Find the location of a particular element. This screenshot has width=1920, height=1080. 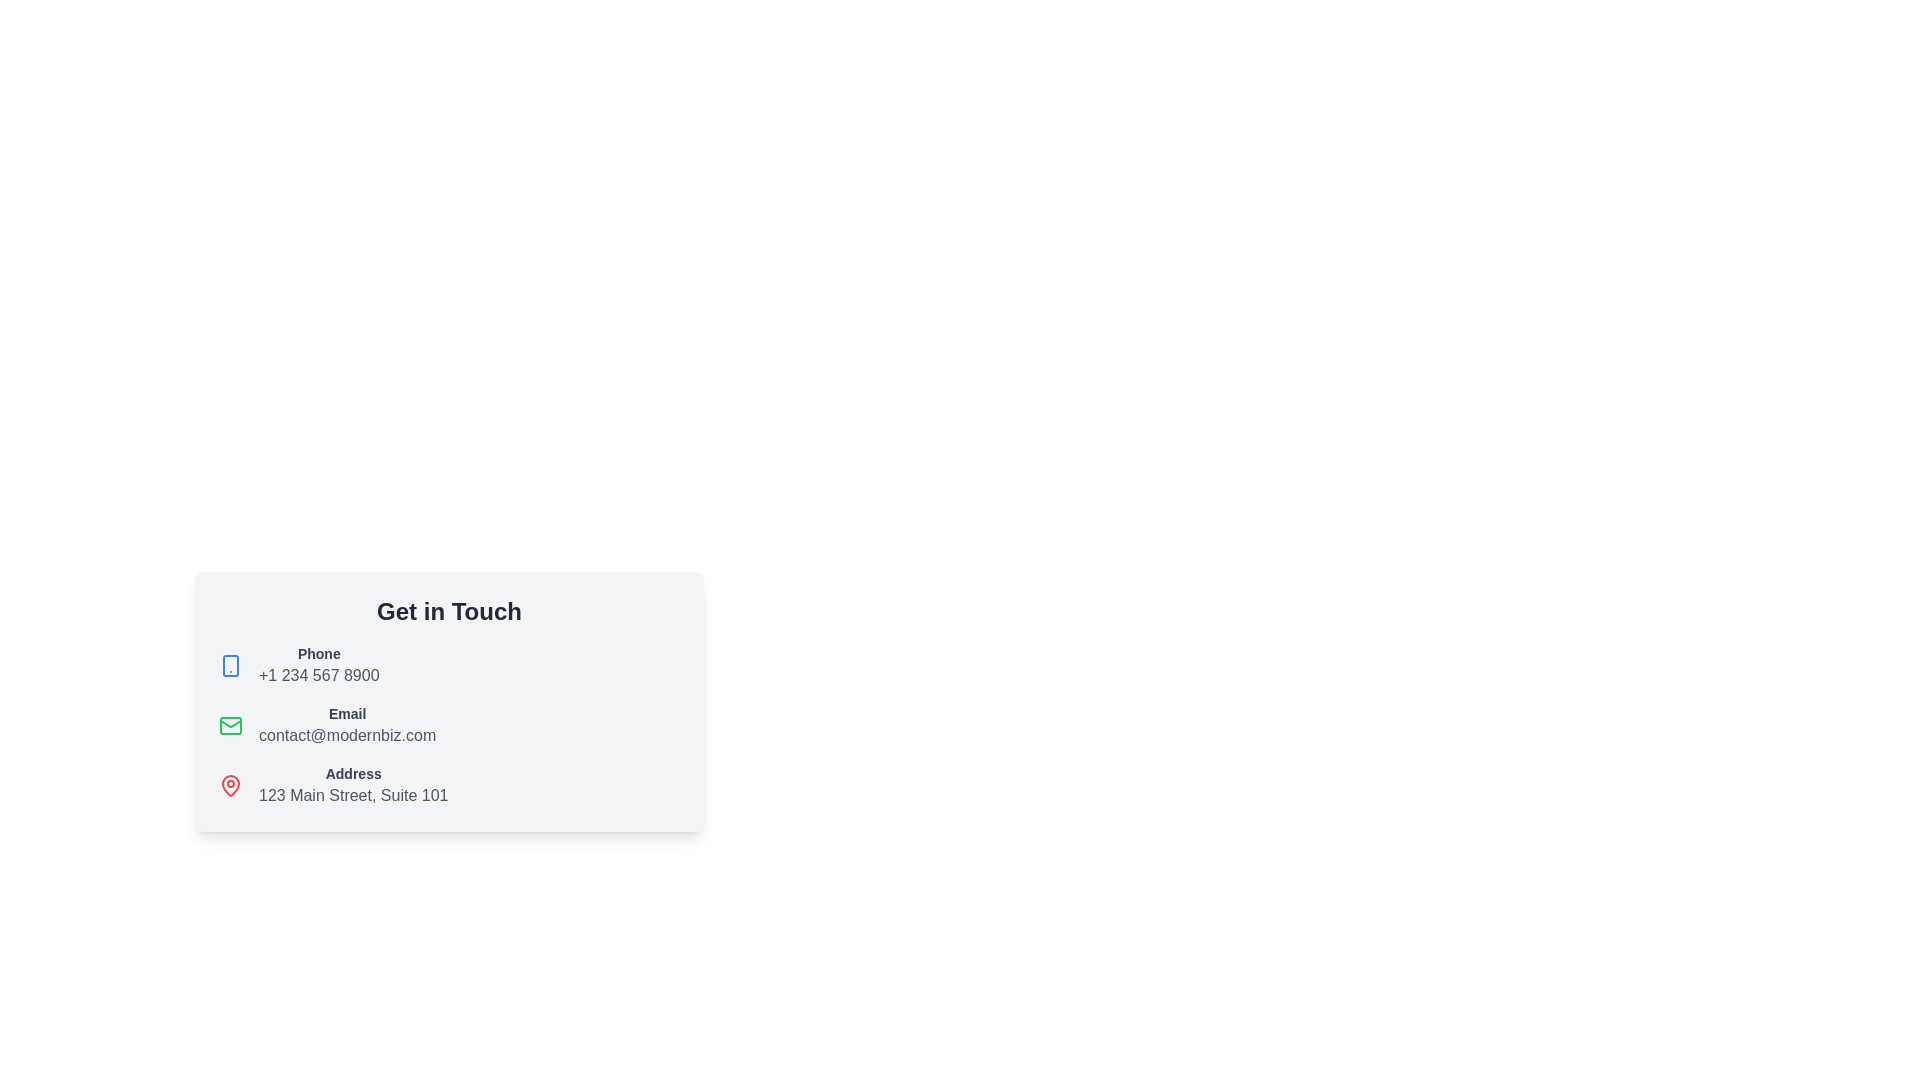

and drag is located at coordinates (347, 725).